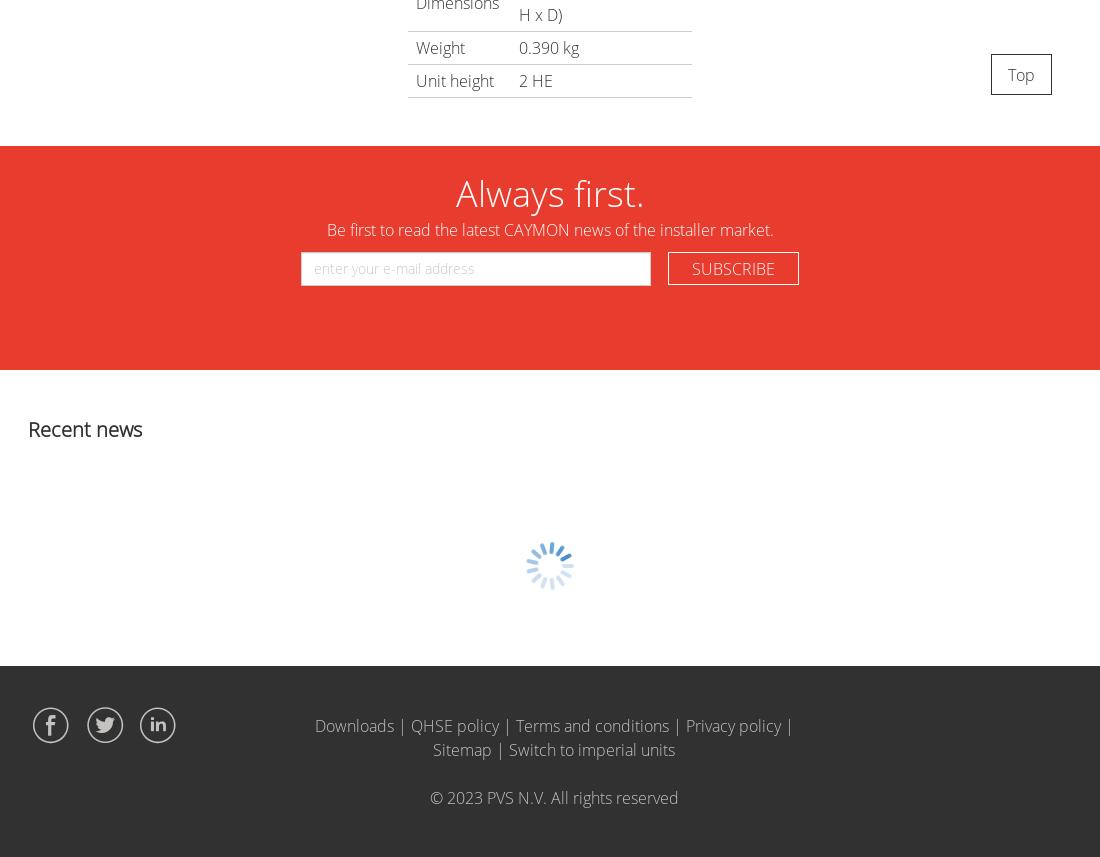 This screenshot has width=1100, height=857. What do you see at coordinates (549, 229) in the screenshot?
I see `'Be first to read the latest CAYMON news of the installer market.'` at bounding box center [549, 229].